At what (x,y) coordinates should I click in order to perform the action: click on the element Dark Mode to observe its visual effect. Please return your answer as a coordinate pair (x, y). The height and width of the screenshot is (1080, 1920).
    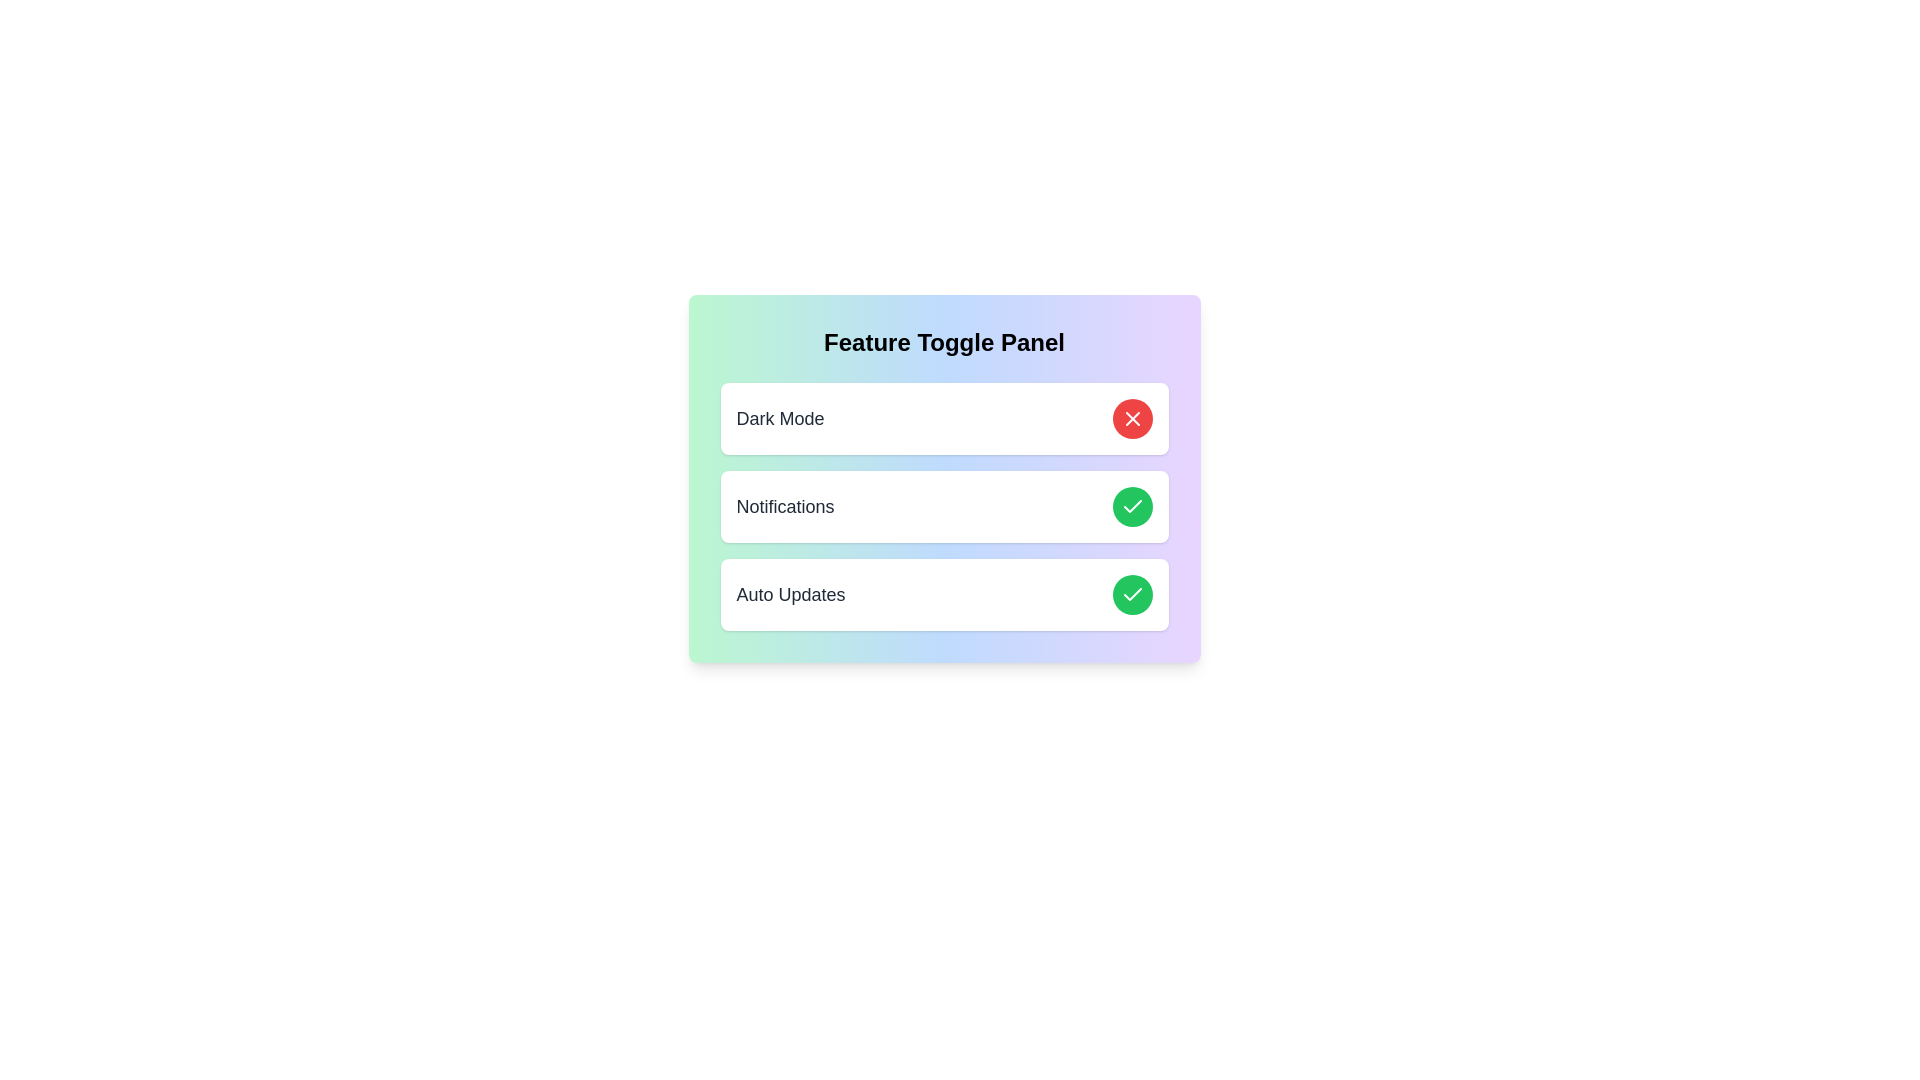
    Looking at the image, I should click on (943, 418).